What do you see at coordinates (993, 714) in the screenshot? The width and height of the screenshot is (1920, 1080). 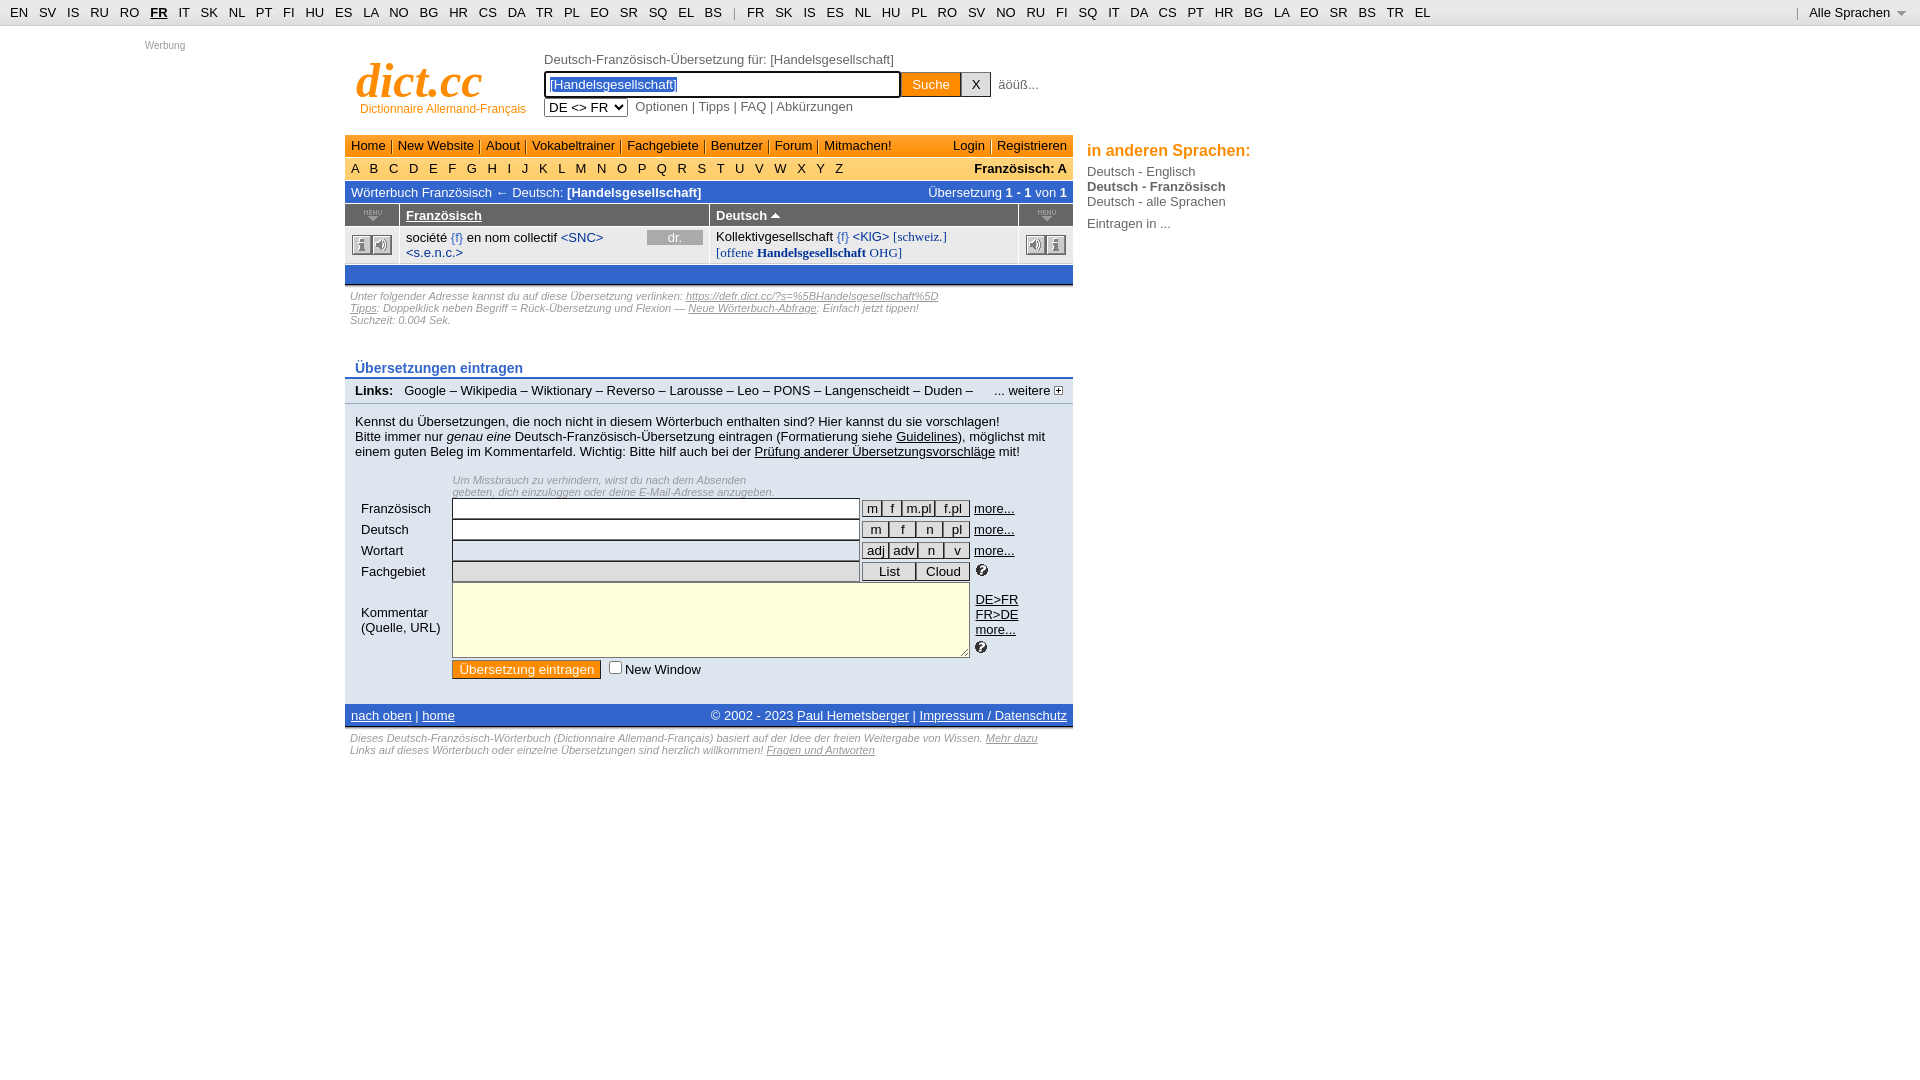 I see `'Impressum / Datenschutz'` at bounding box center [993, 714].